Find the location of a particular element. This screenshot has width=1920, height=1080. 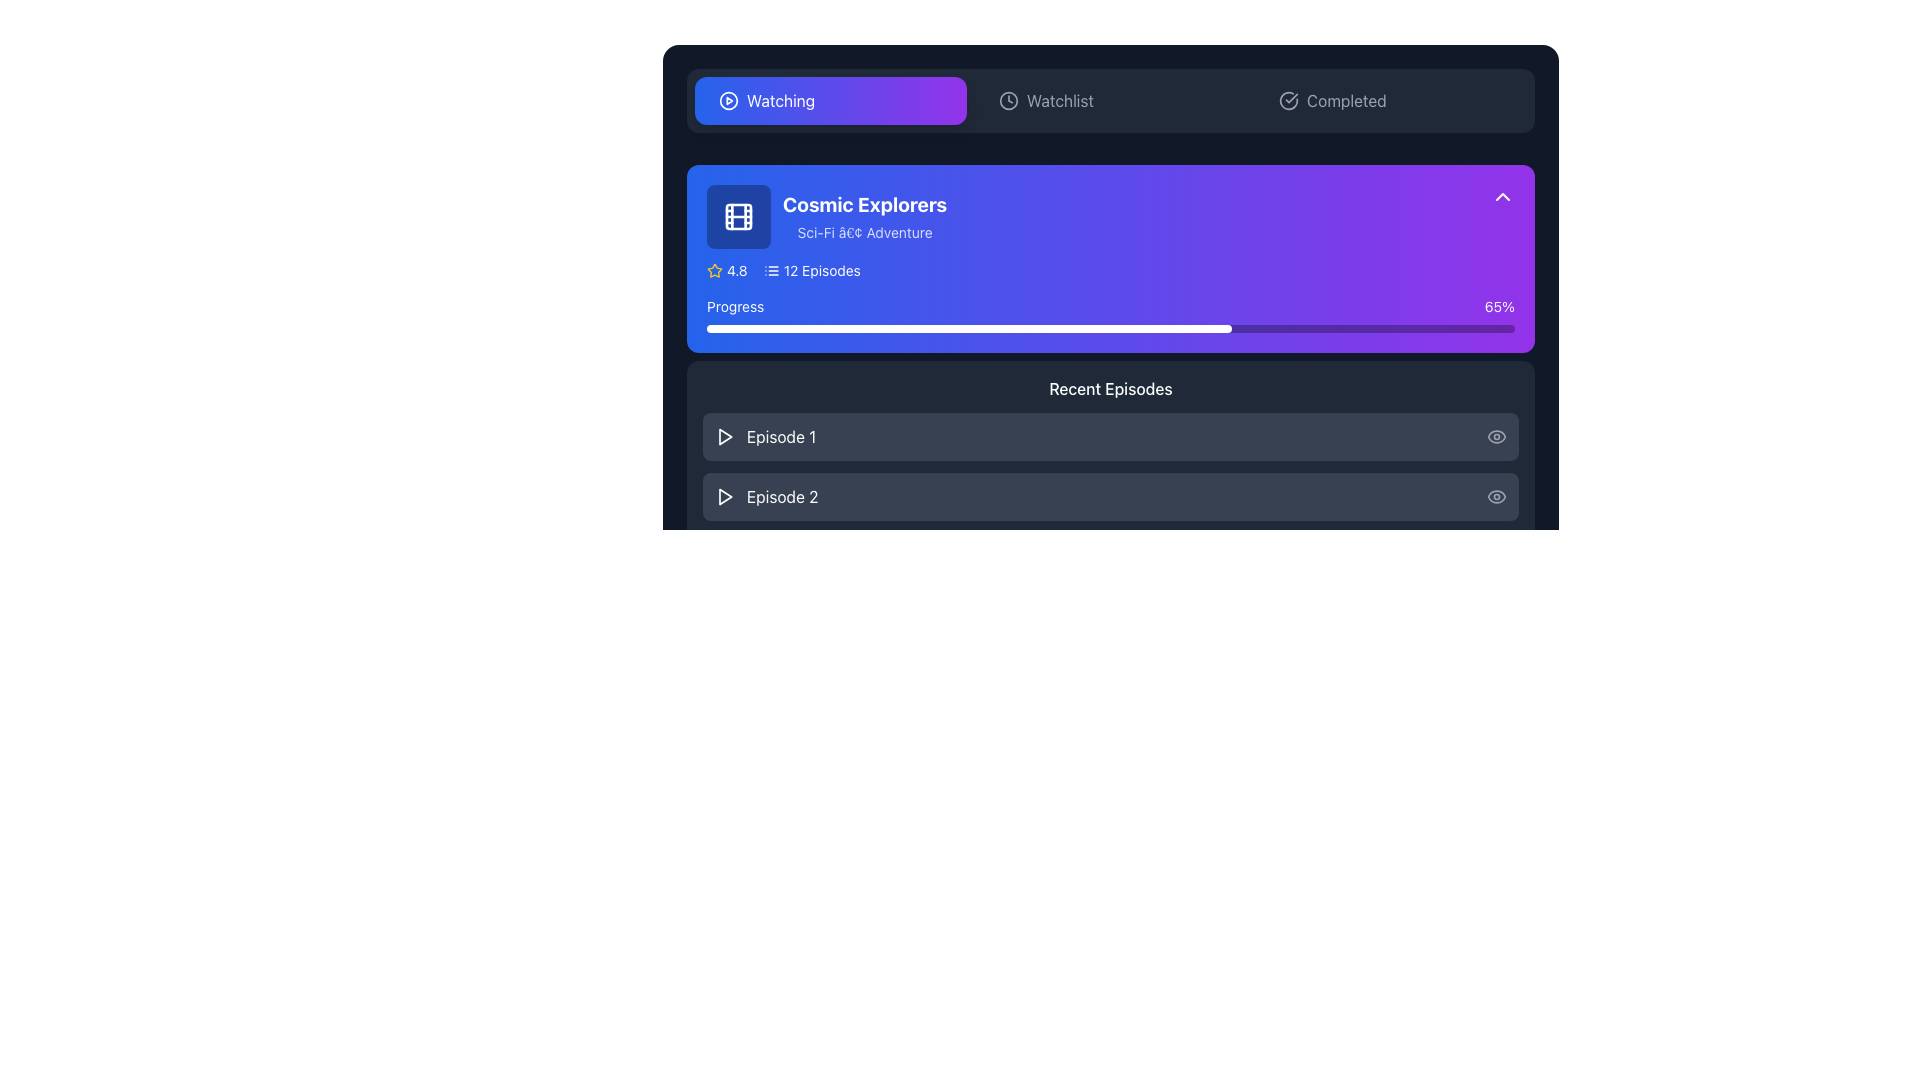

the progress is located at coordinates (730, 784).